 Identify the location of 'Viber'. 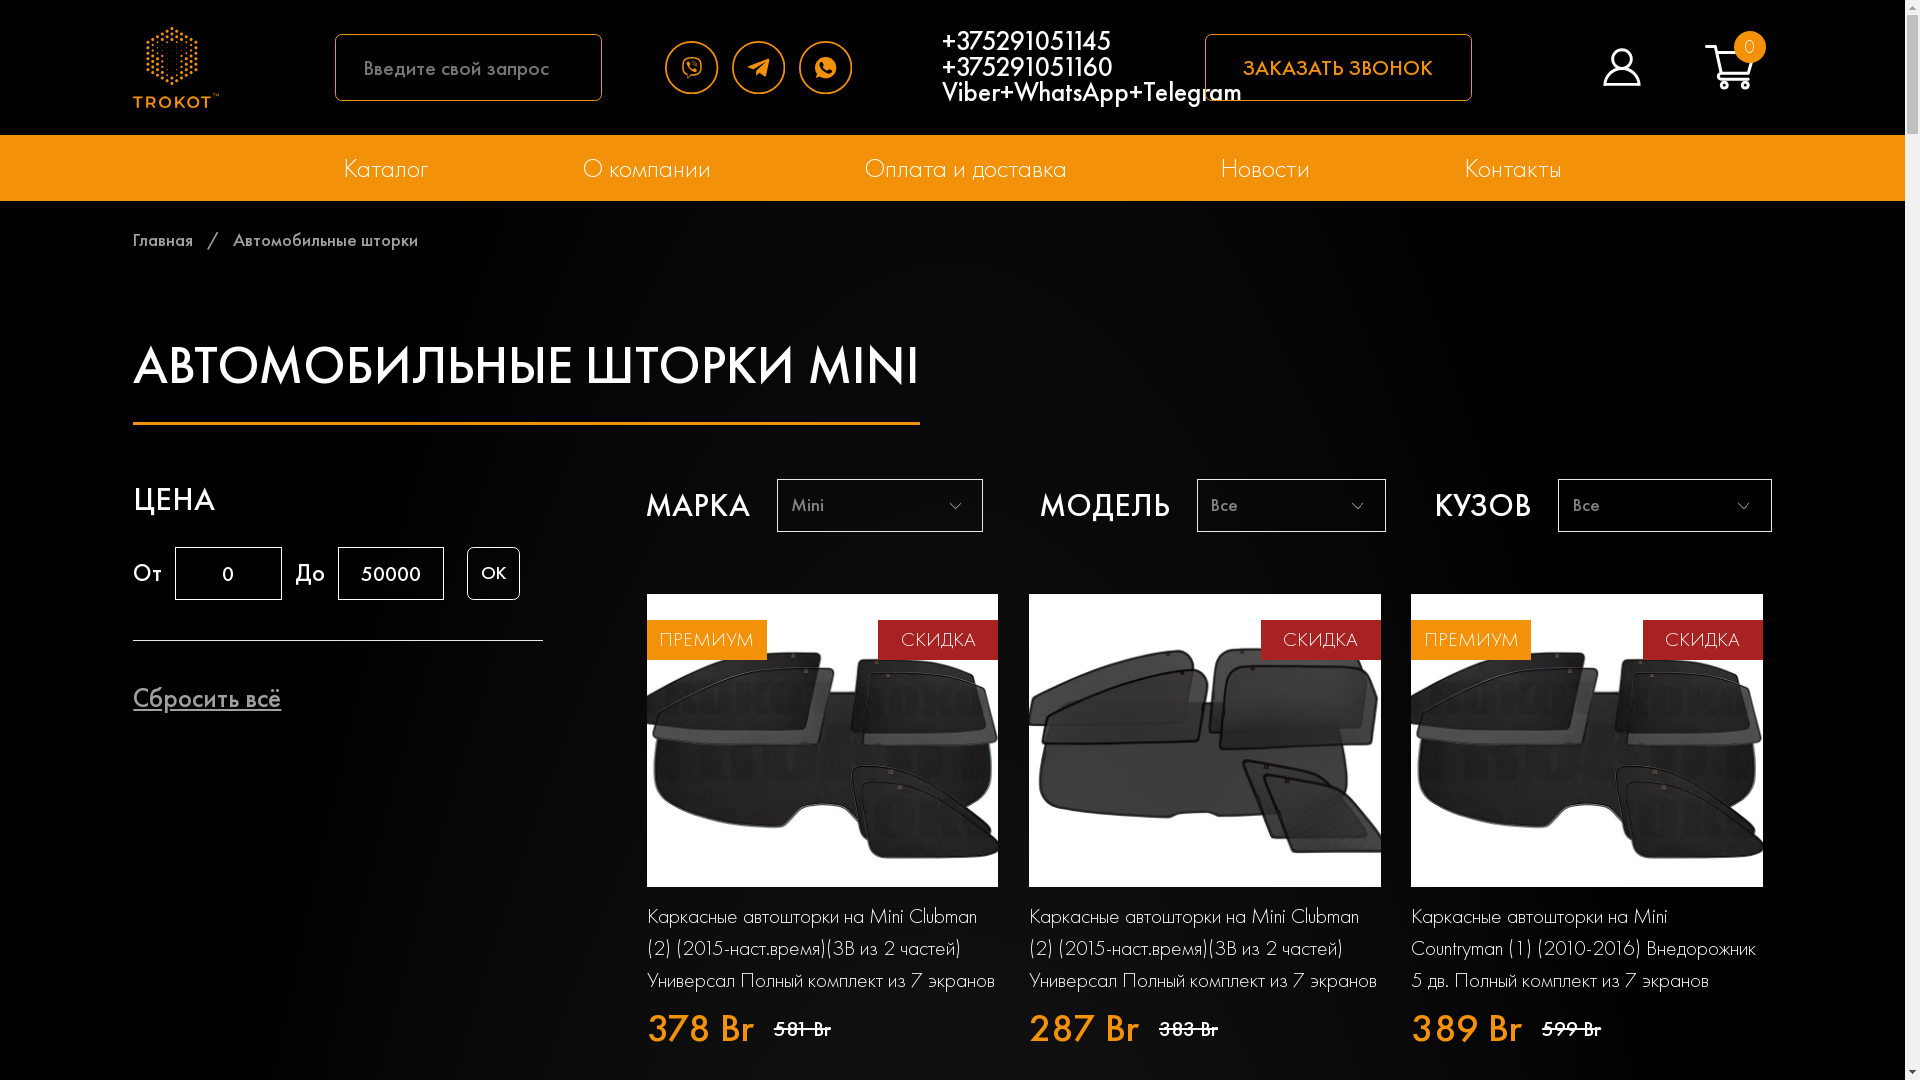
(698, 66).